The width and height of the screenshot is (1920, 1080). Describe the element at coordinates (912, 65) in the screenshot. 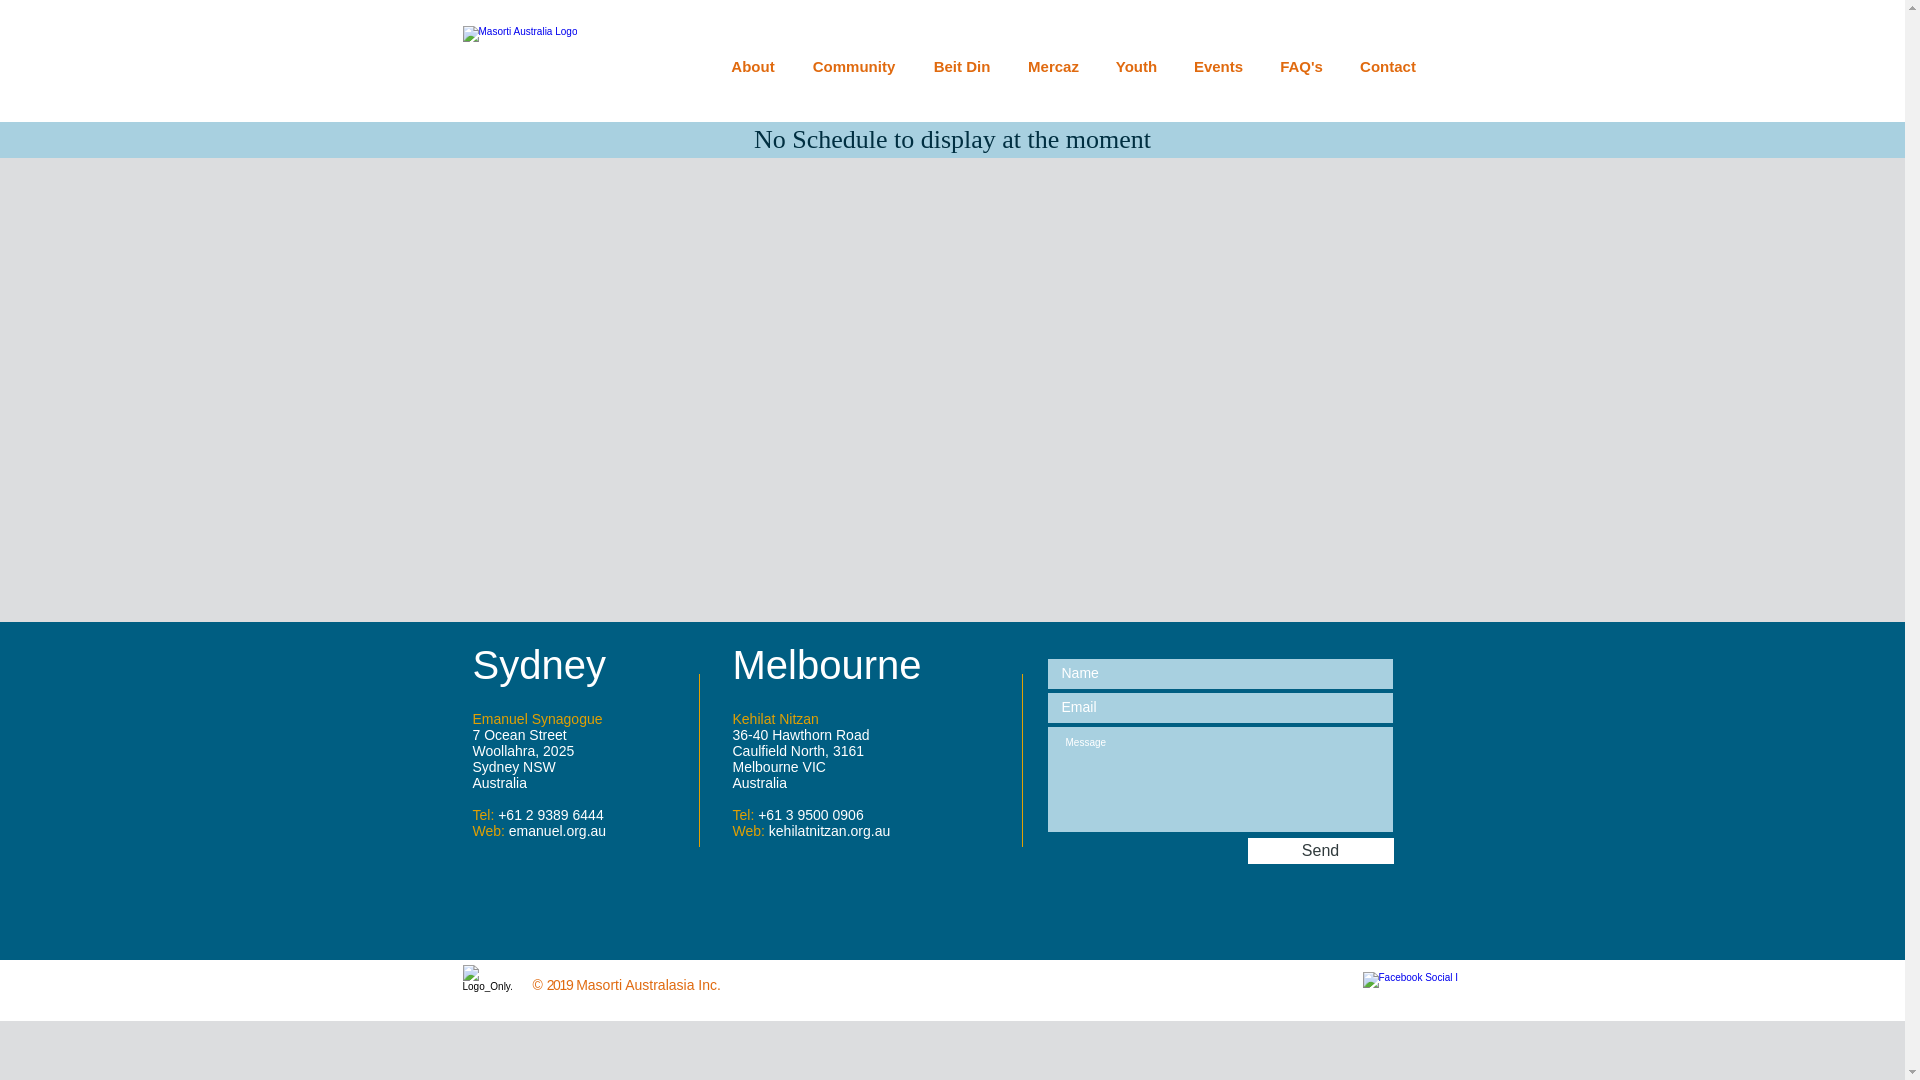

I see `'Beit Din'` at that location.